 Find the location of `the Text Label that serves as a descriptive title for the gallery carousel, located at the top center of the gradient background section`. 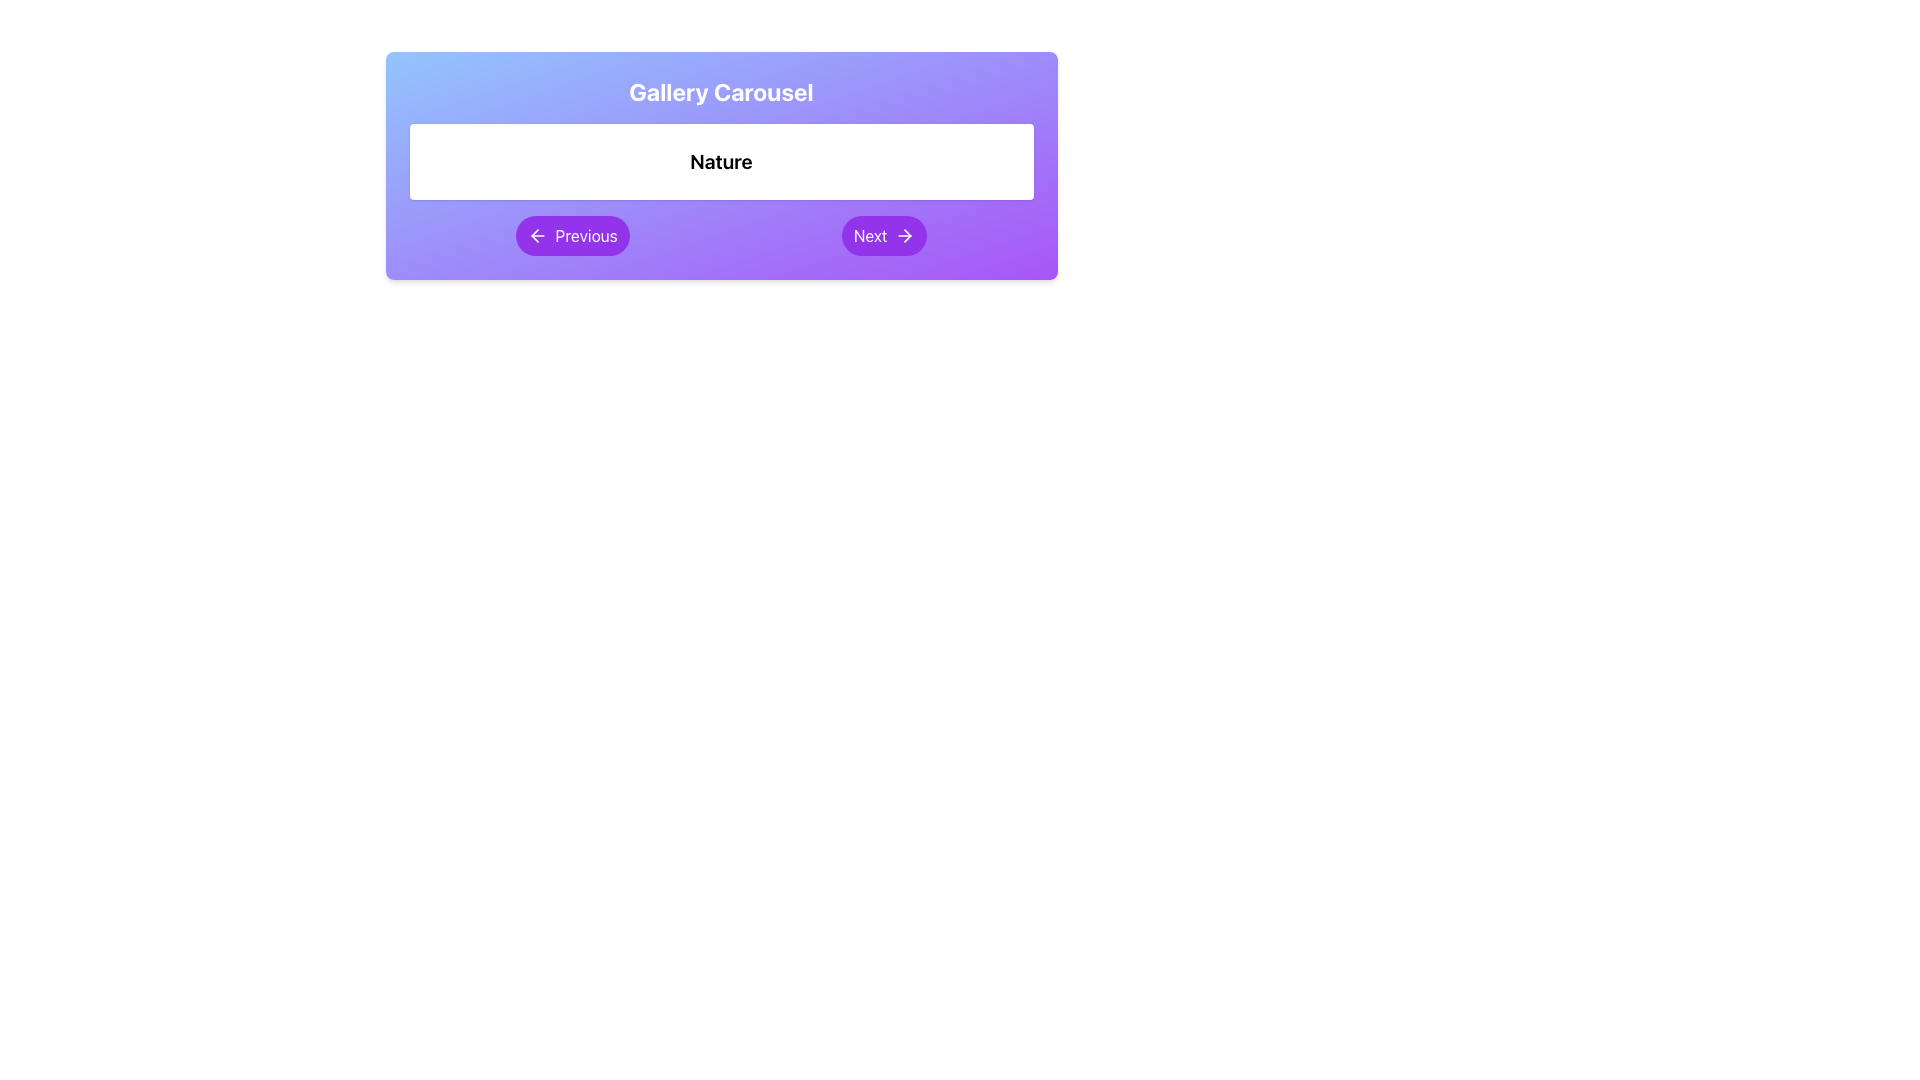

the Text Label that serves as a descriptive title for the gallery carousel, located at the top center of the gradient background section is located at coordinates (720, 92).